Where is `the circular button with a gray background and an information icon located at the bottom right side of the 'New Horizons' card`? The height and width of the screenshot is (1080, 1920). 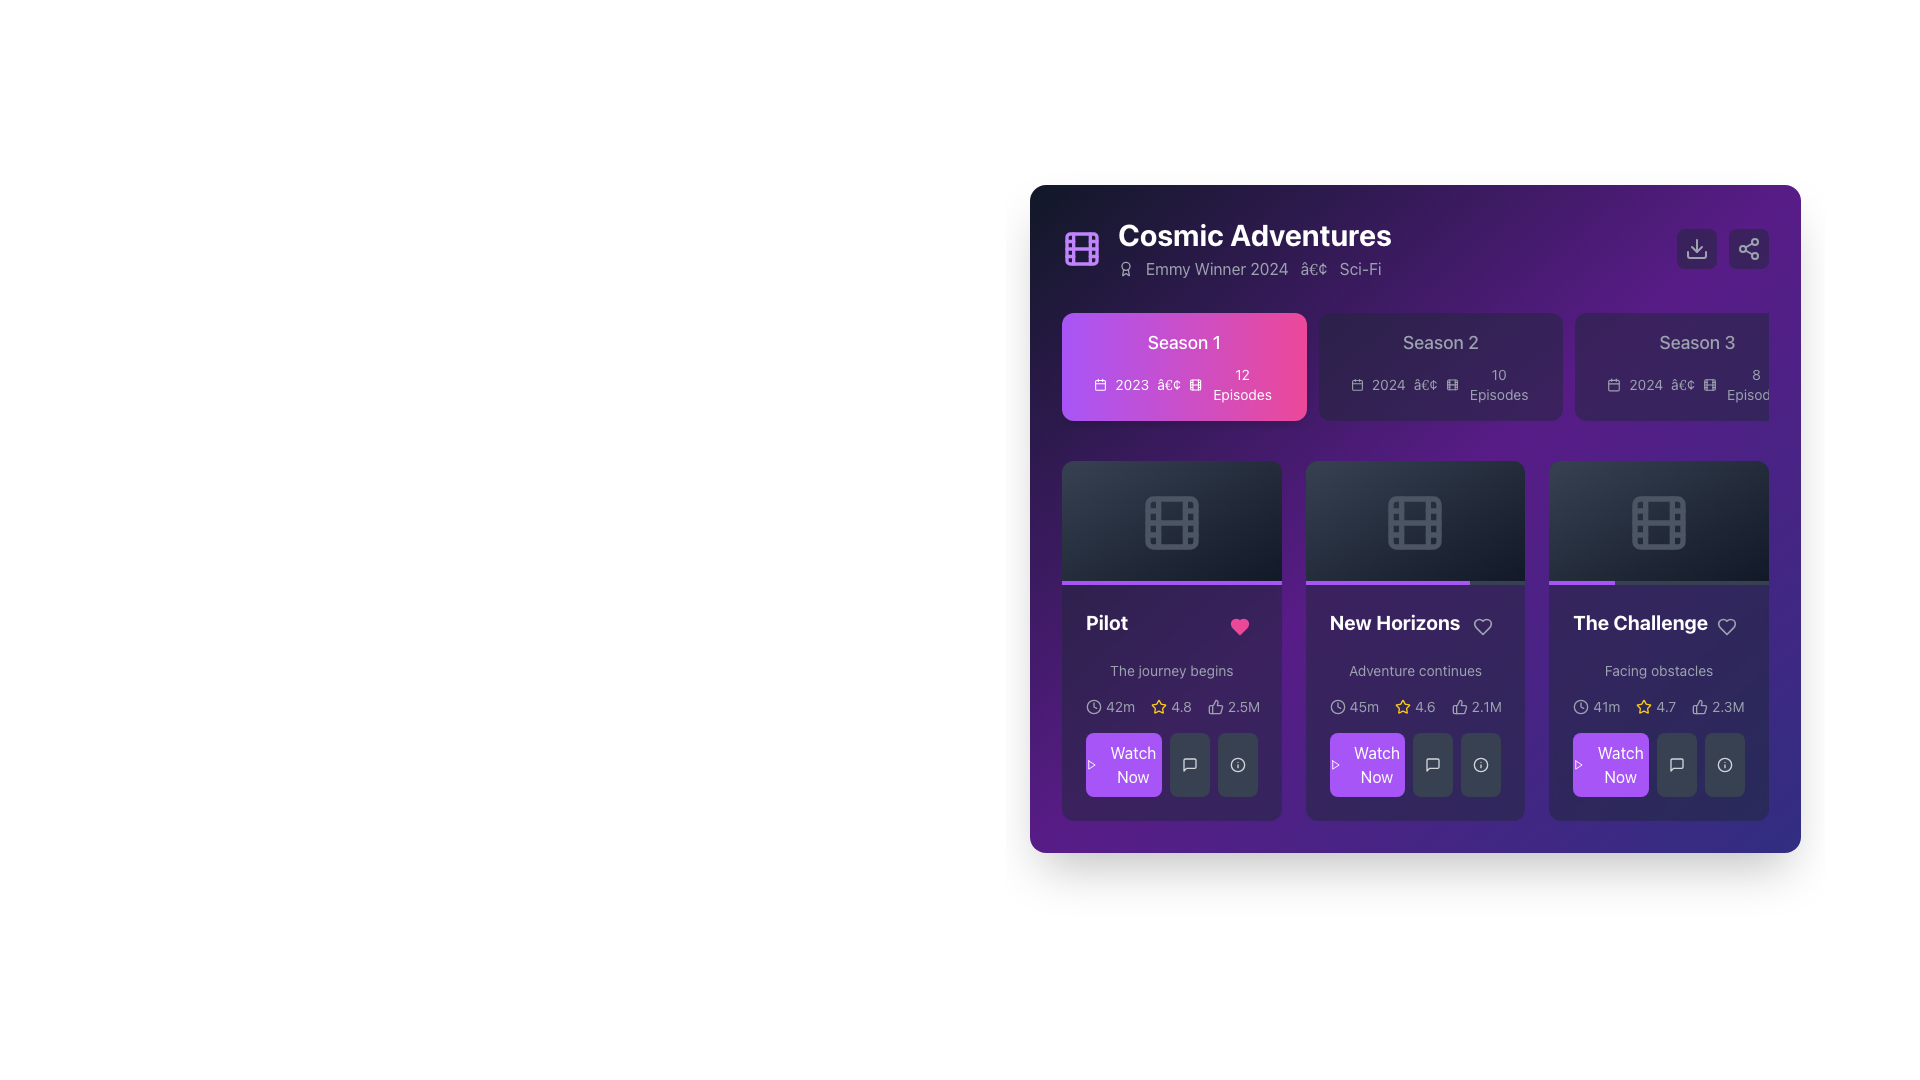 the circular button with a gray background and an information icon located at the bottom right side of the 'New Horizons' card is located at coordinates (1481, 764).